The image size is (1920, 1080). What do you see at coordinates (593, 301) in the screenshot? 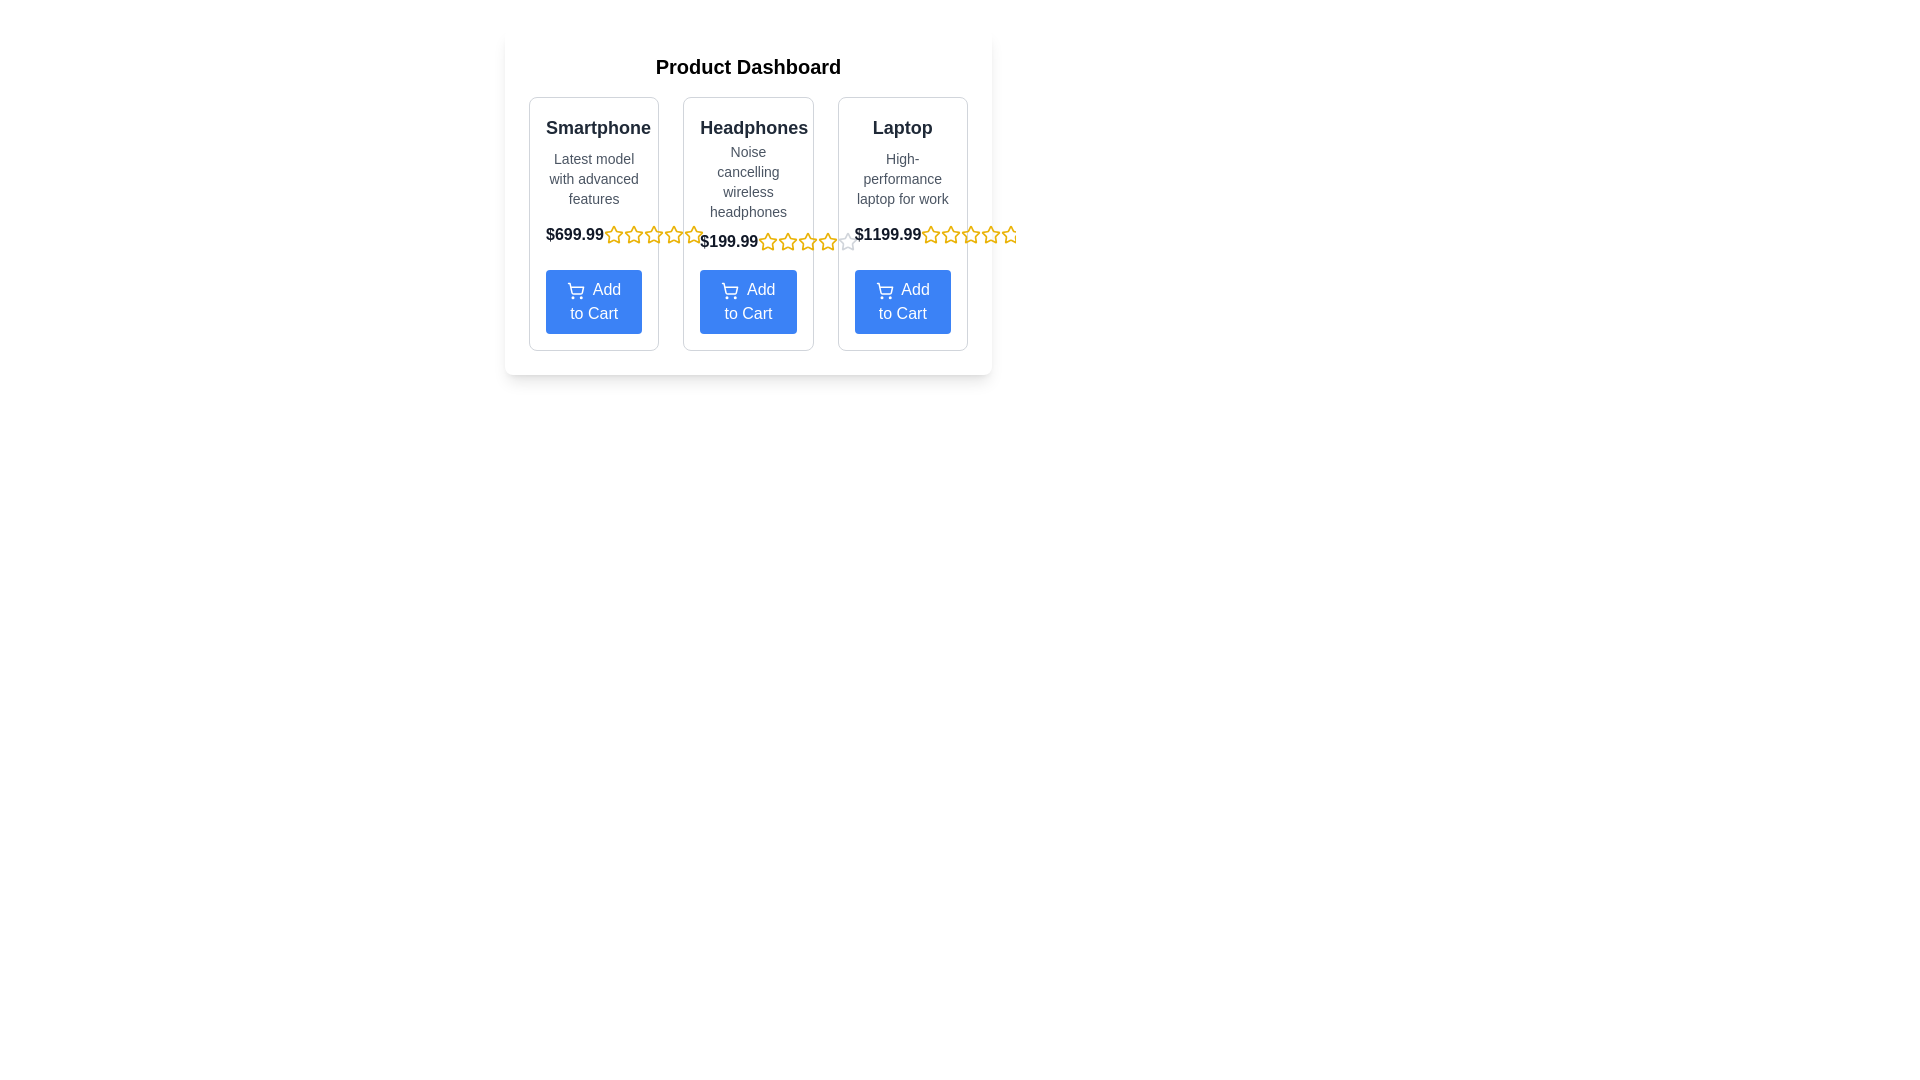
I see `the call-to-action button located at the bottom of the product card, which allows users to add the product to their shopping cart` at bounding box center [593, 301].